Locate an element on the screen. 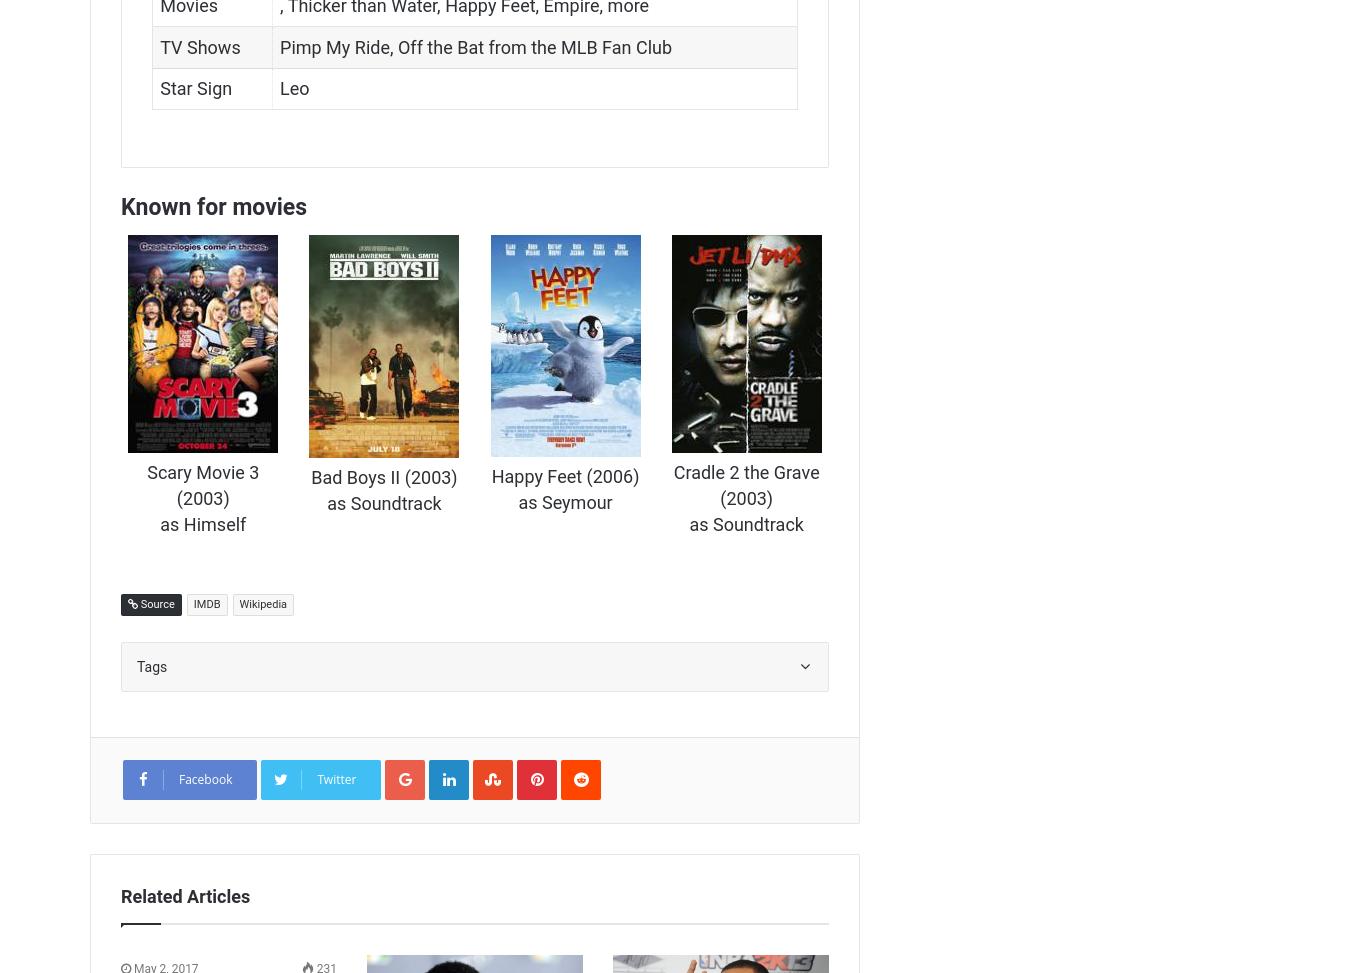  'Bad Boys II (2003)' is located at coordinates (383, 476).